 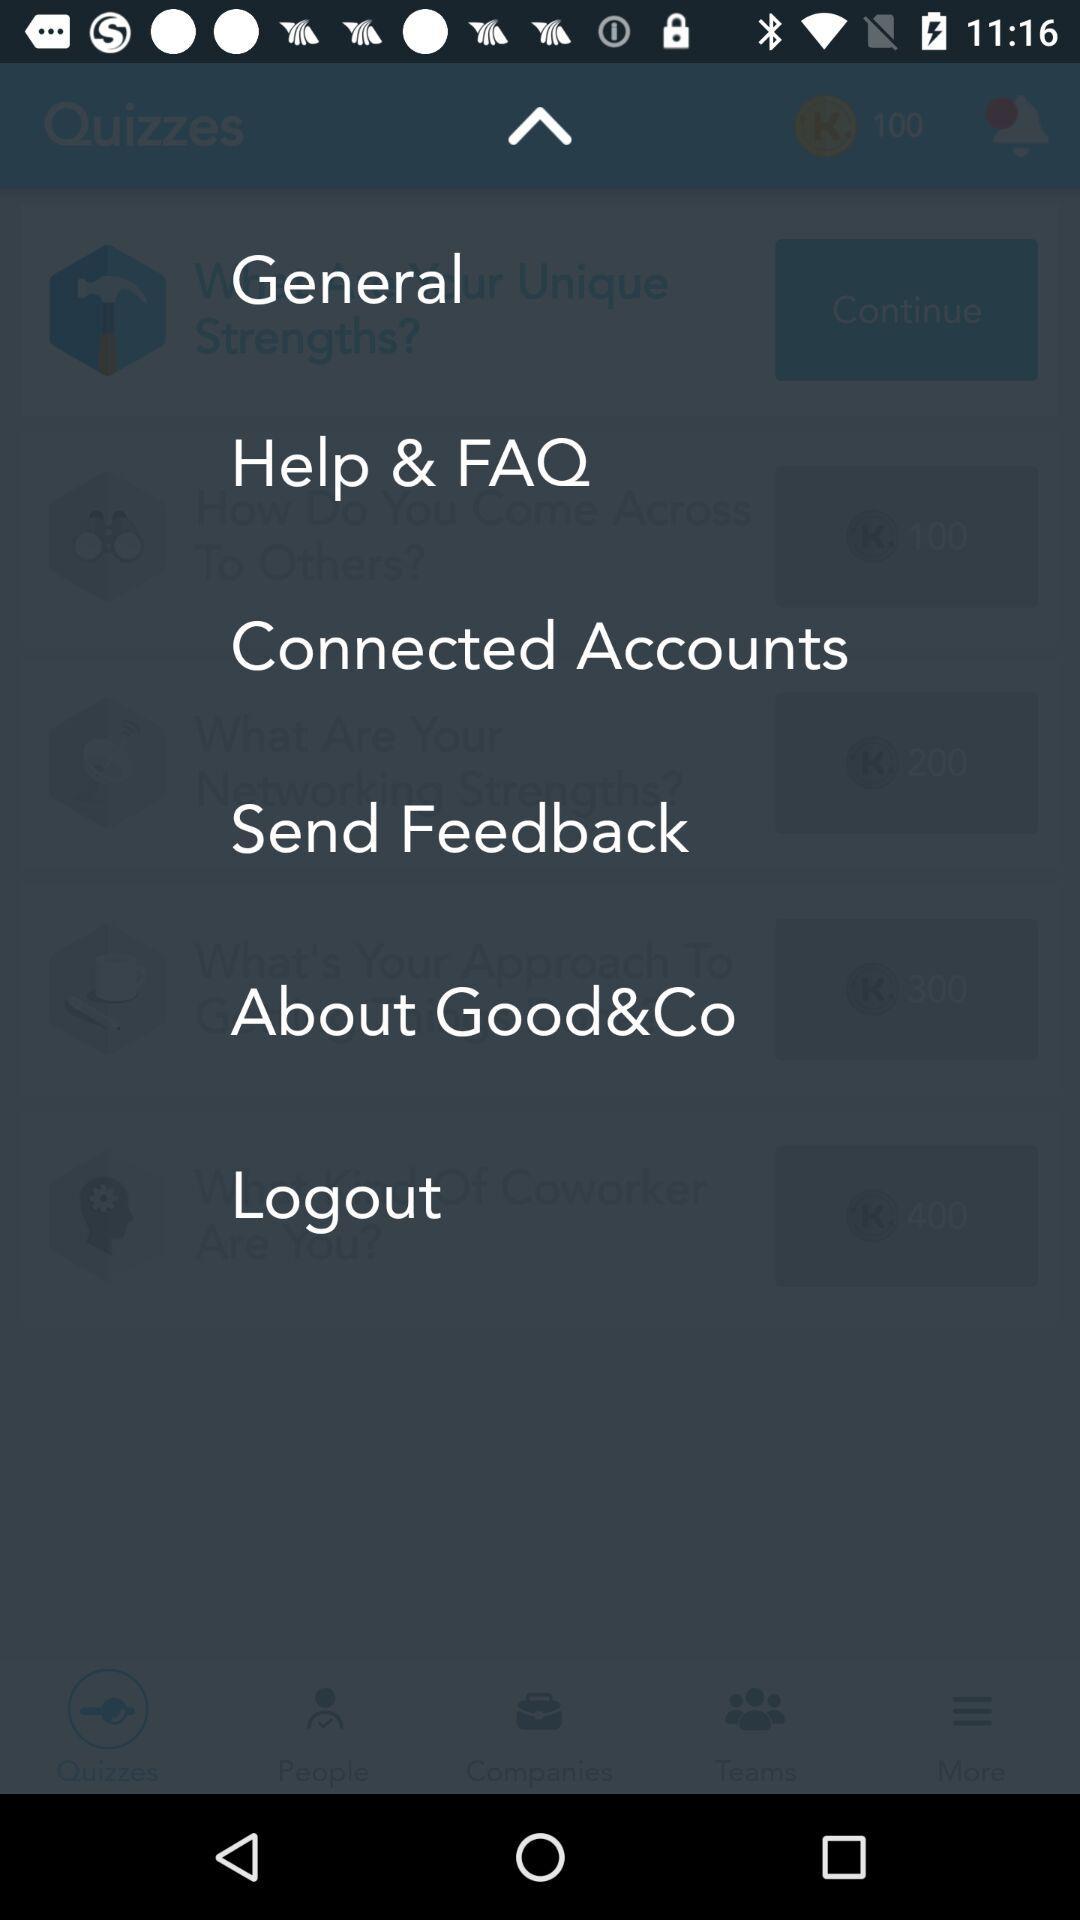 I want to click on connected accounts icon, so click(x=538, y=646).